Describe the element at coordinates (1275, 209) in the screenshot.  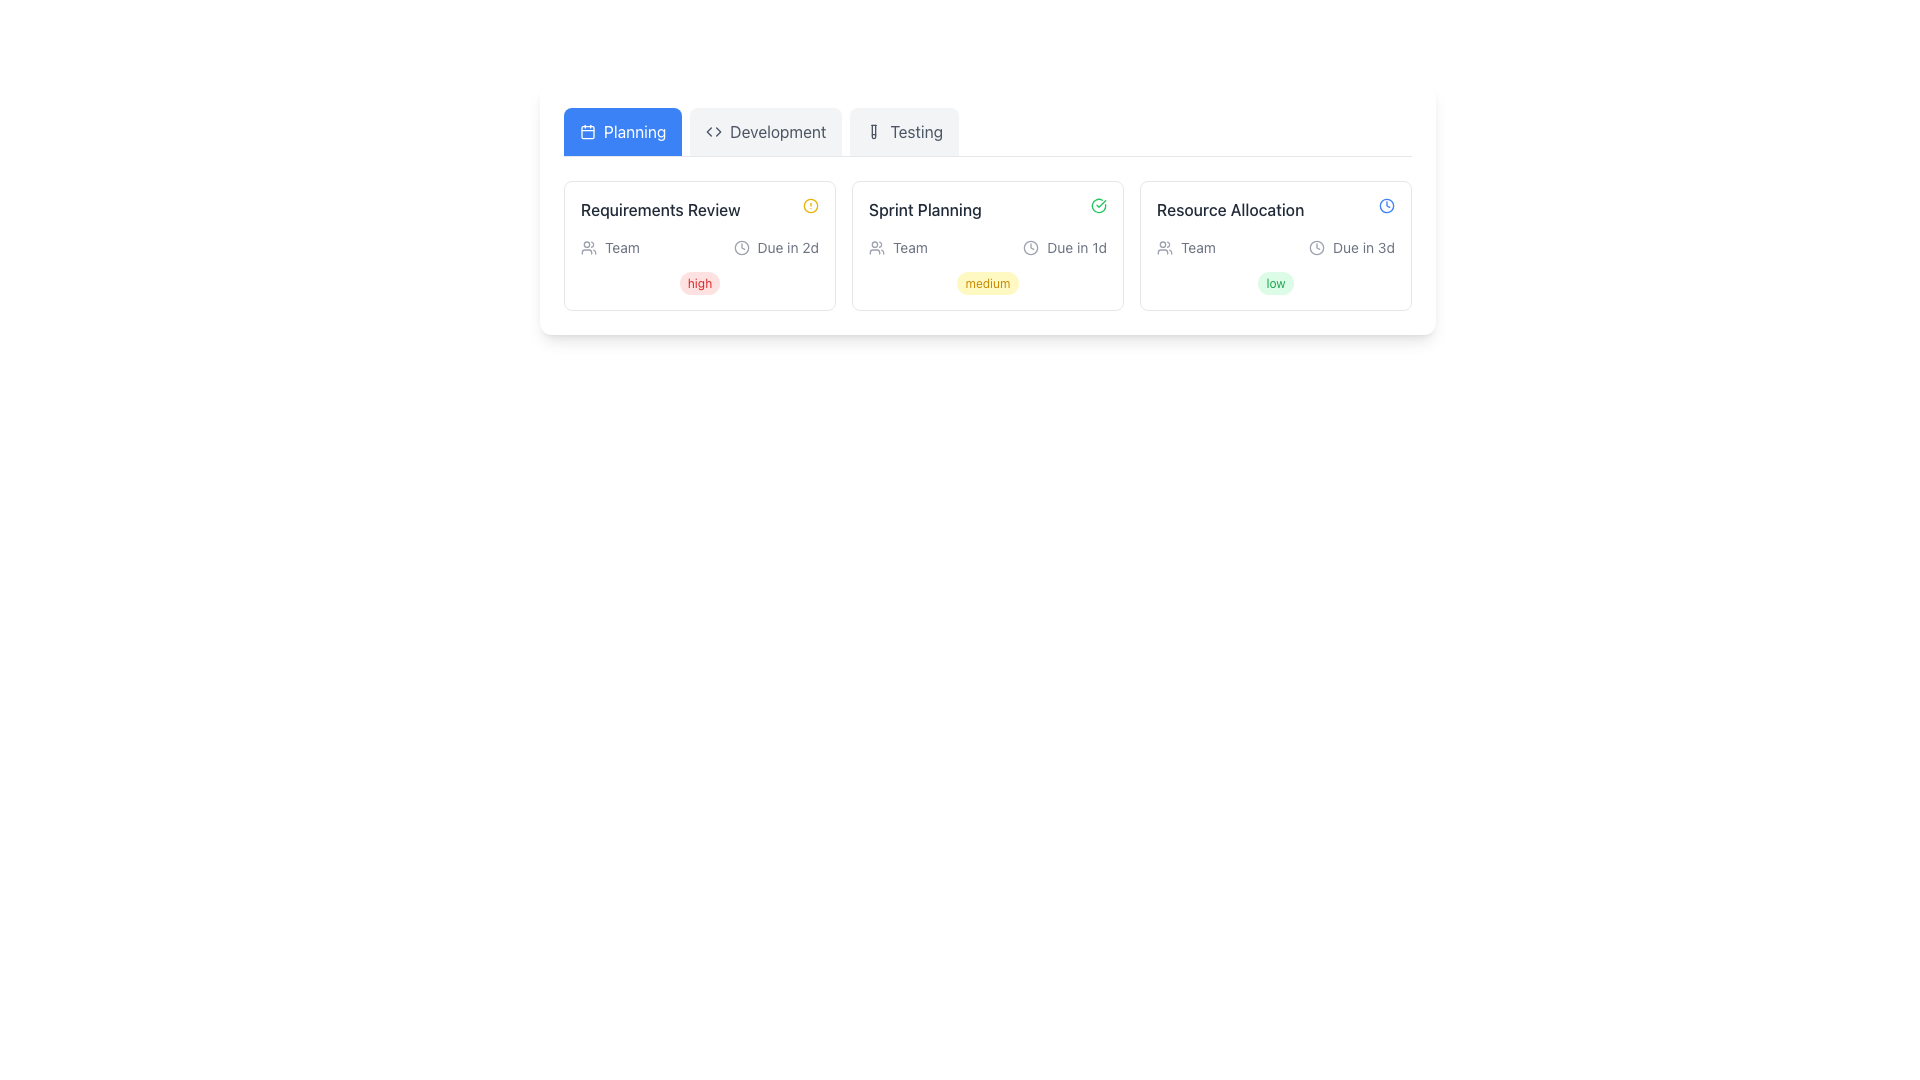
I see `the 'Resource Allocation' label that displays the text in bold with a blue clock icon to the right` at that location.